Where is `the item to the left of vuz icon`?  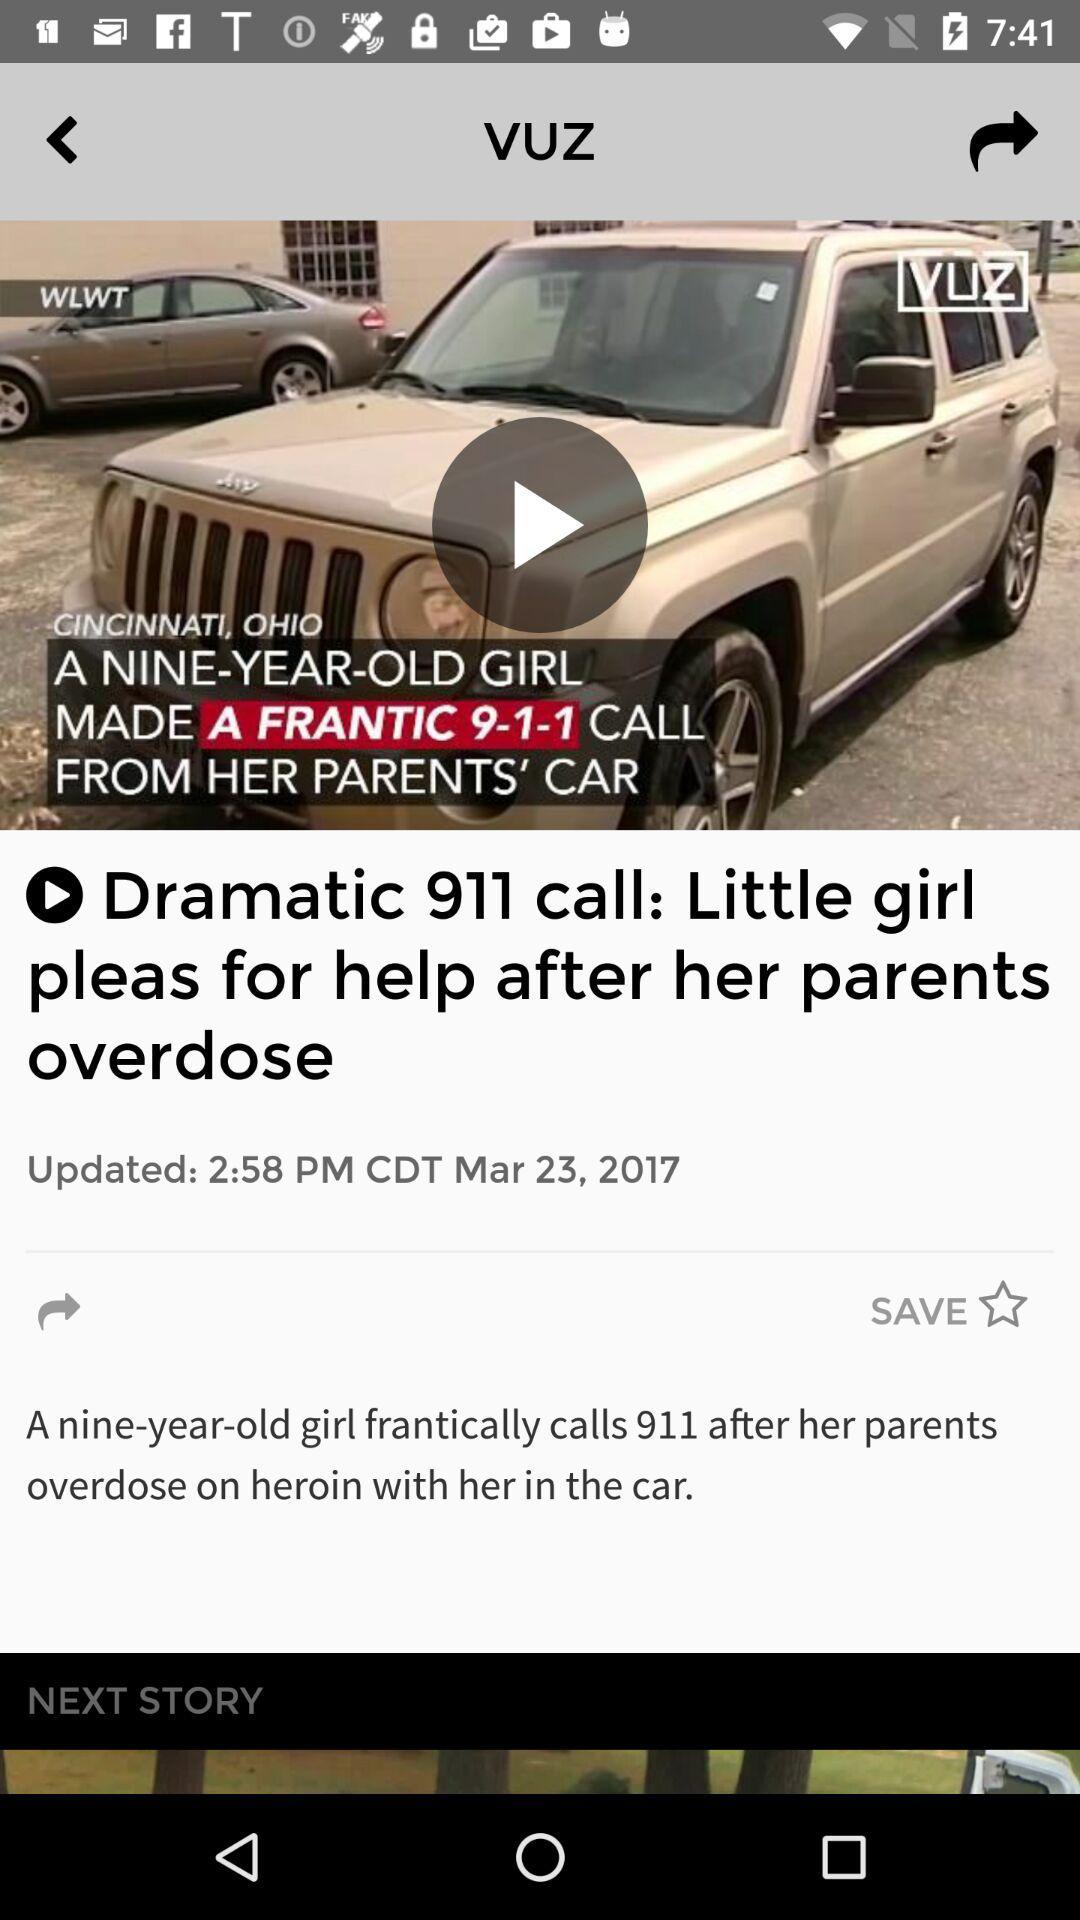
the item to the left of vuz icon is located at coordinates (107, 140).